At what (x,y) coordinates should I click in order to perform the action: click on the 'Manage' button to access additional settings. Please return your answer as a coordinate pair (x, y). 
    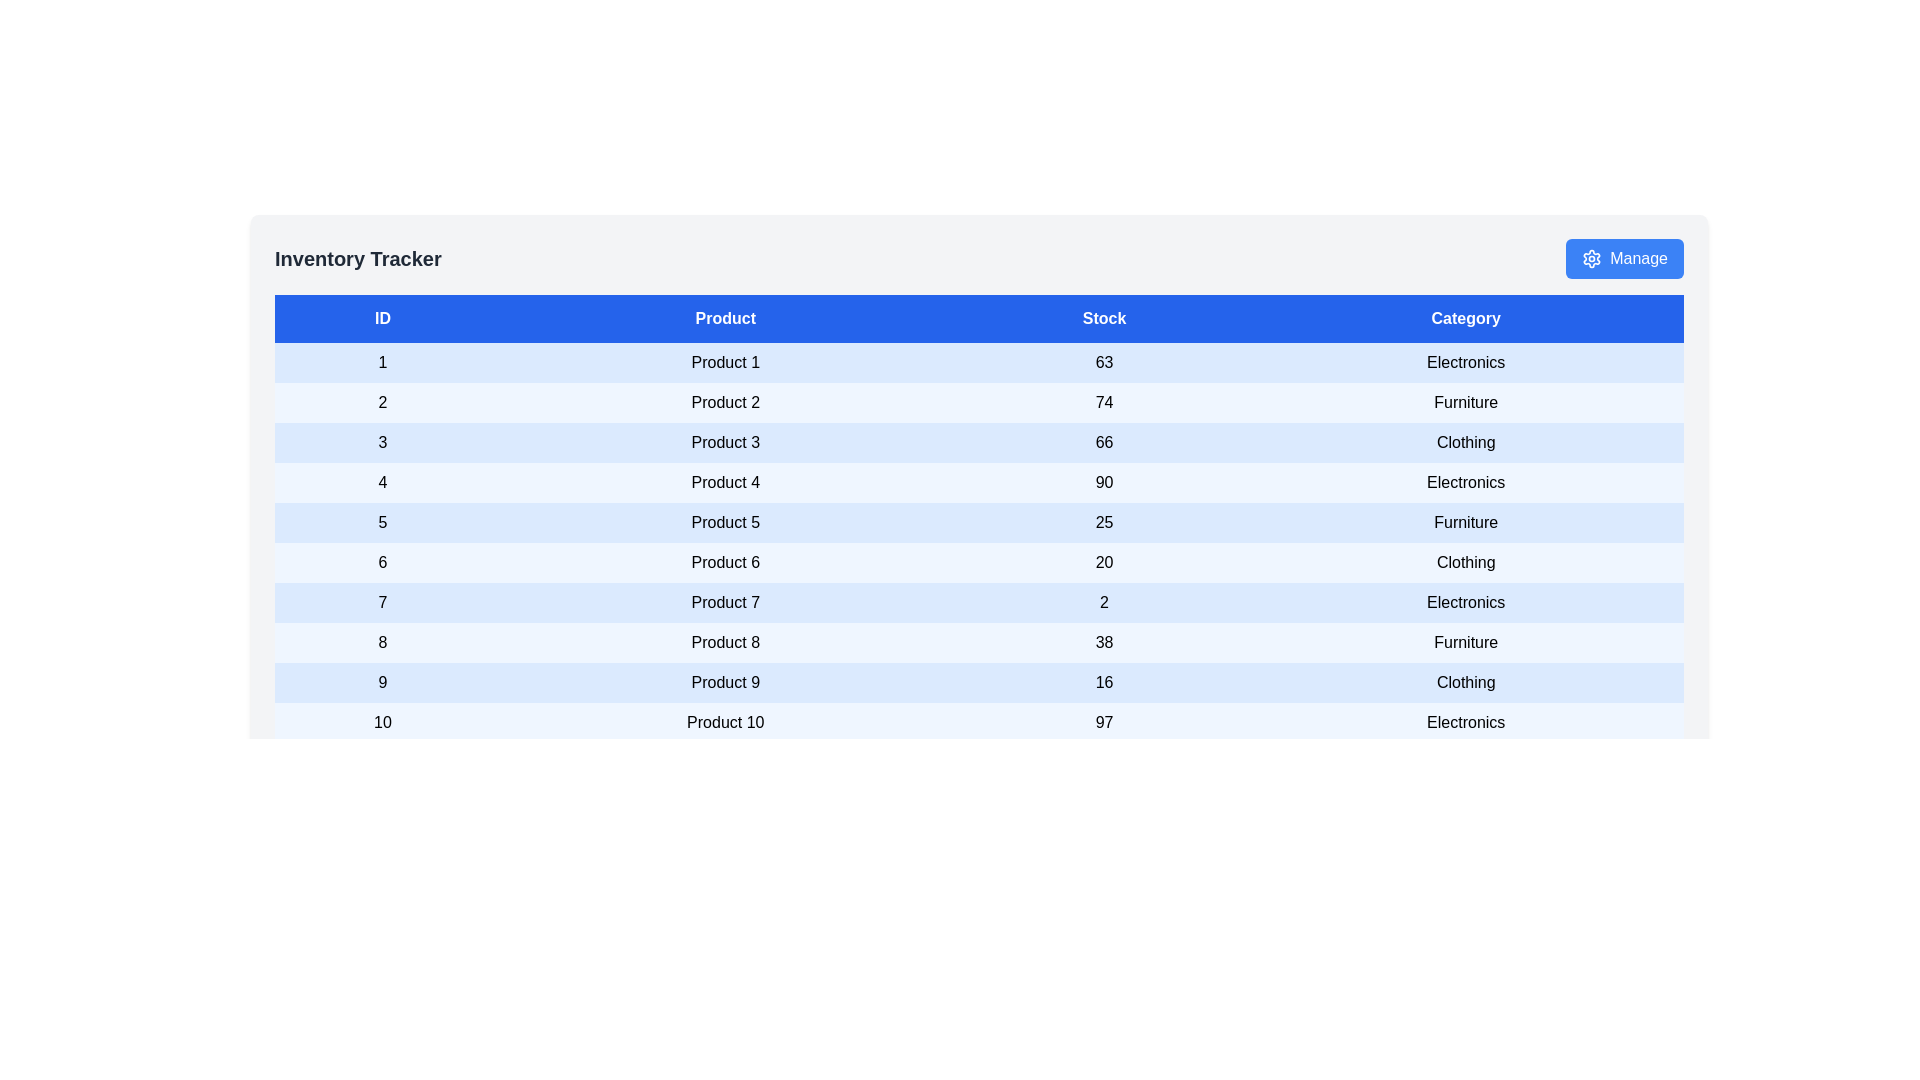
    Looking at the image, I should click on (1625, 257).